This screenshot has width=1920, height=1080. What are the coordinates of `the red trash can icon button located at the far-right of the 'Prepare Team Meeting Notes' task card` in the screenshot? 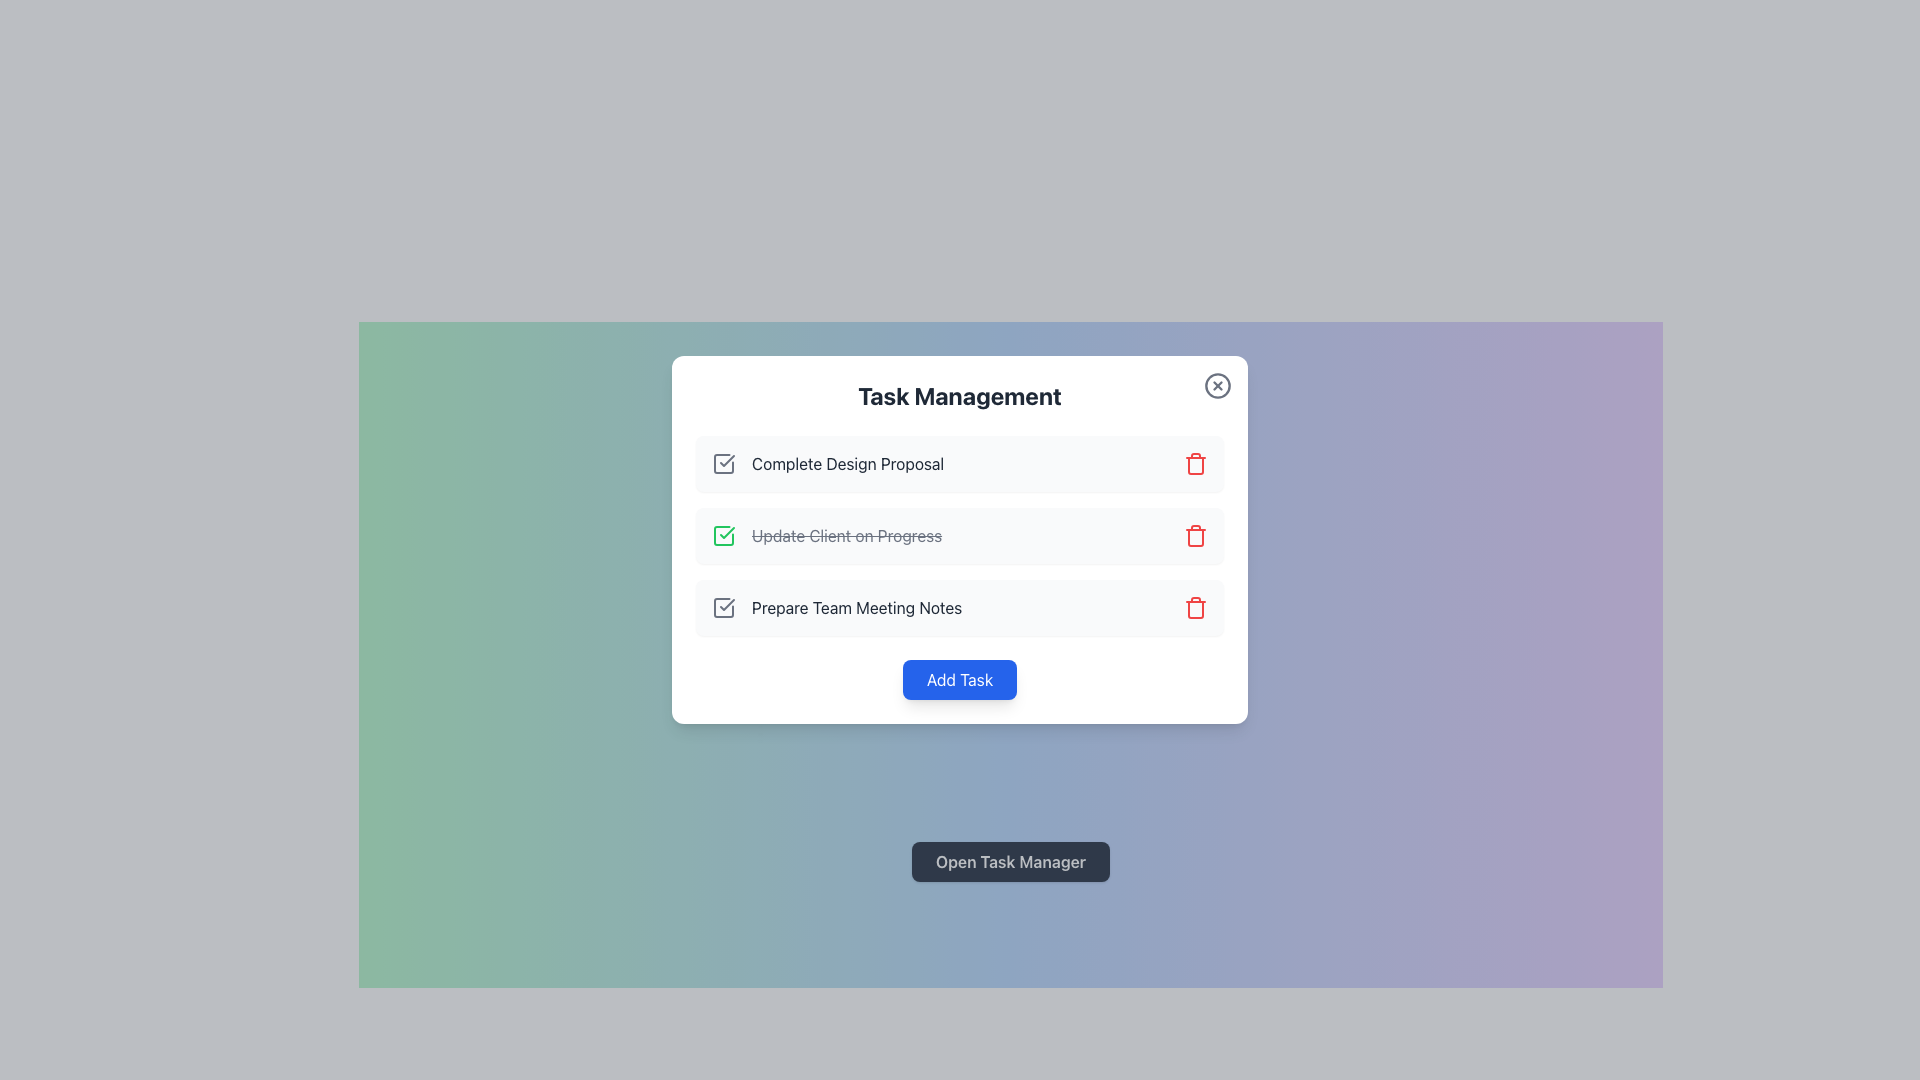 It's located at (1195, 607).